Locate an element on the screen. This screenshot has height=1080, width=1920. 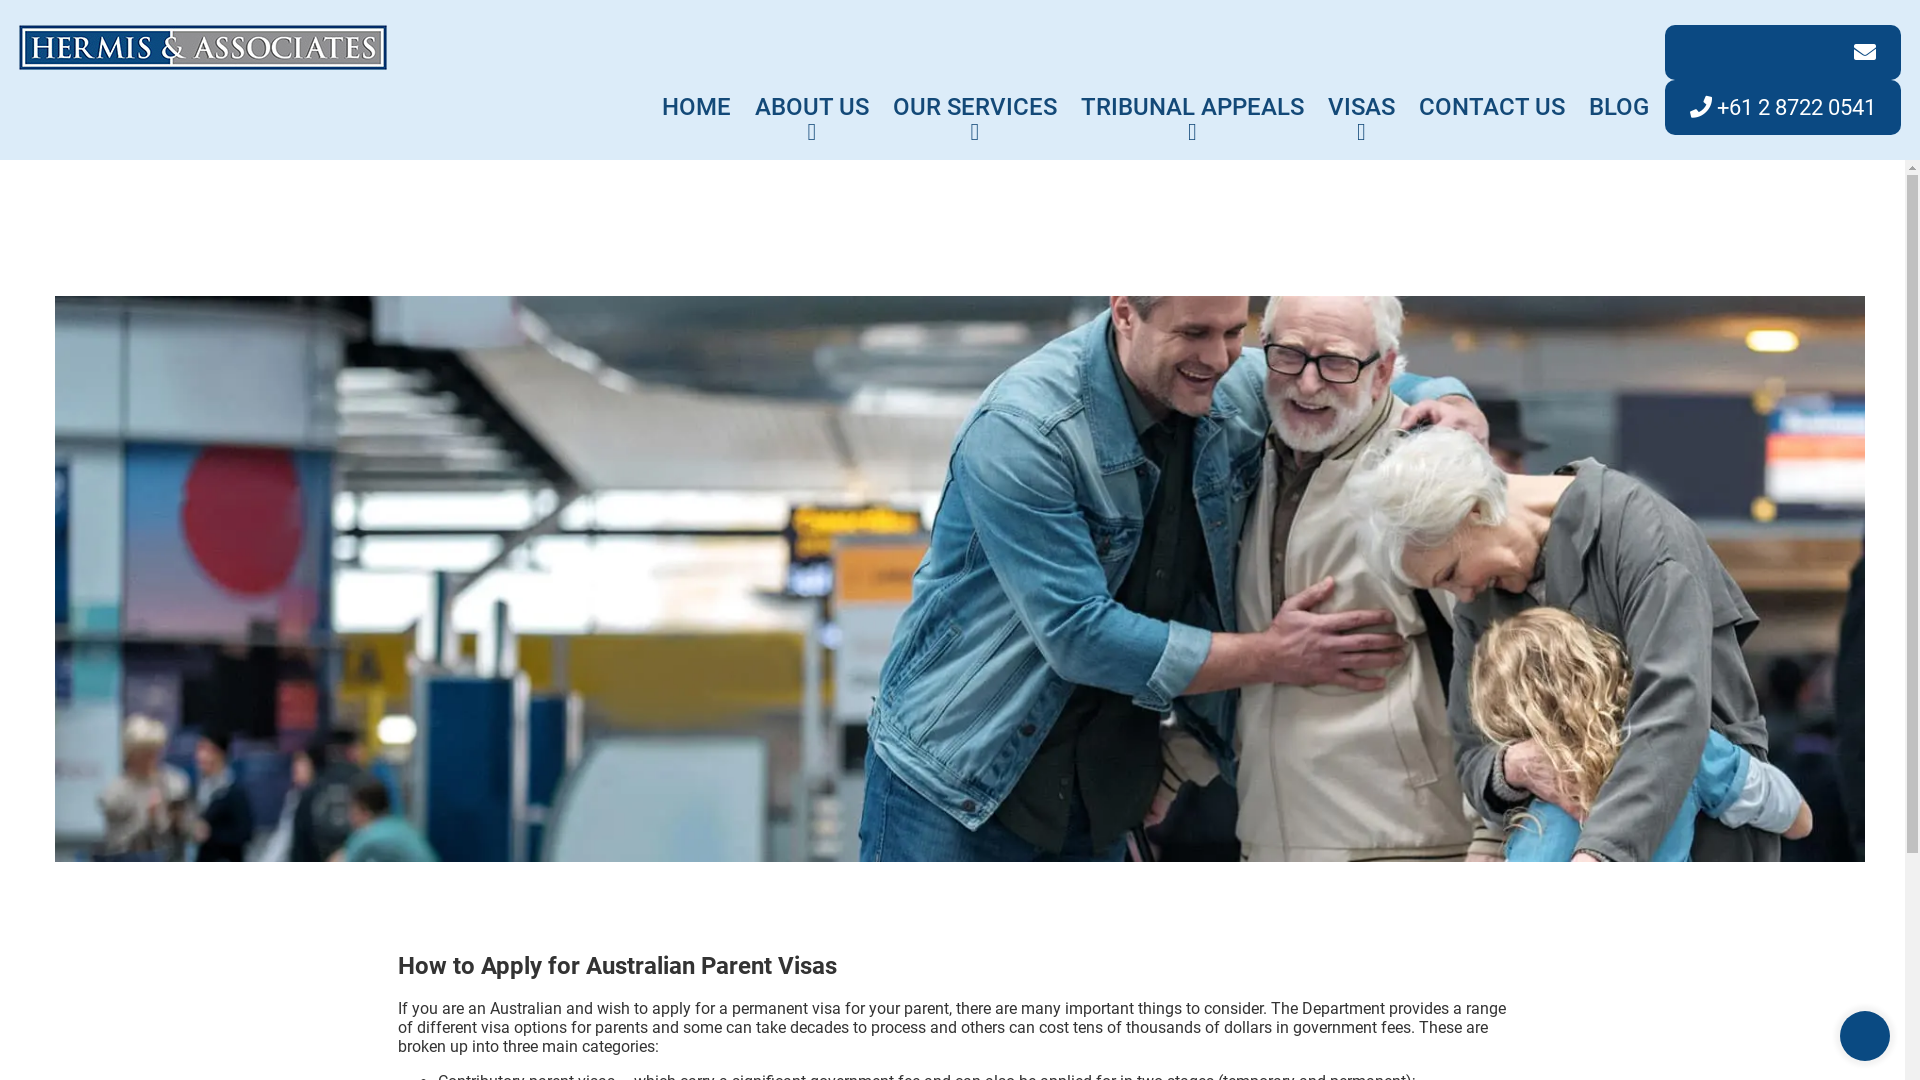
'TRIBUNAL APPEALS' is located at coordinates (1192, 96).